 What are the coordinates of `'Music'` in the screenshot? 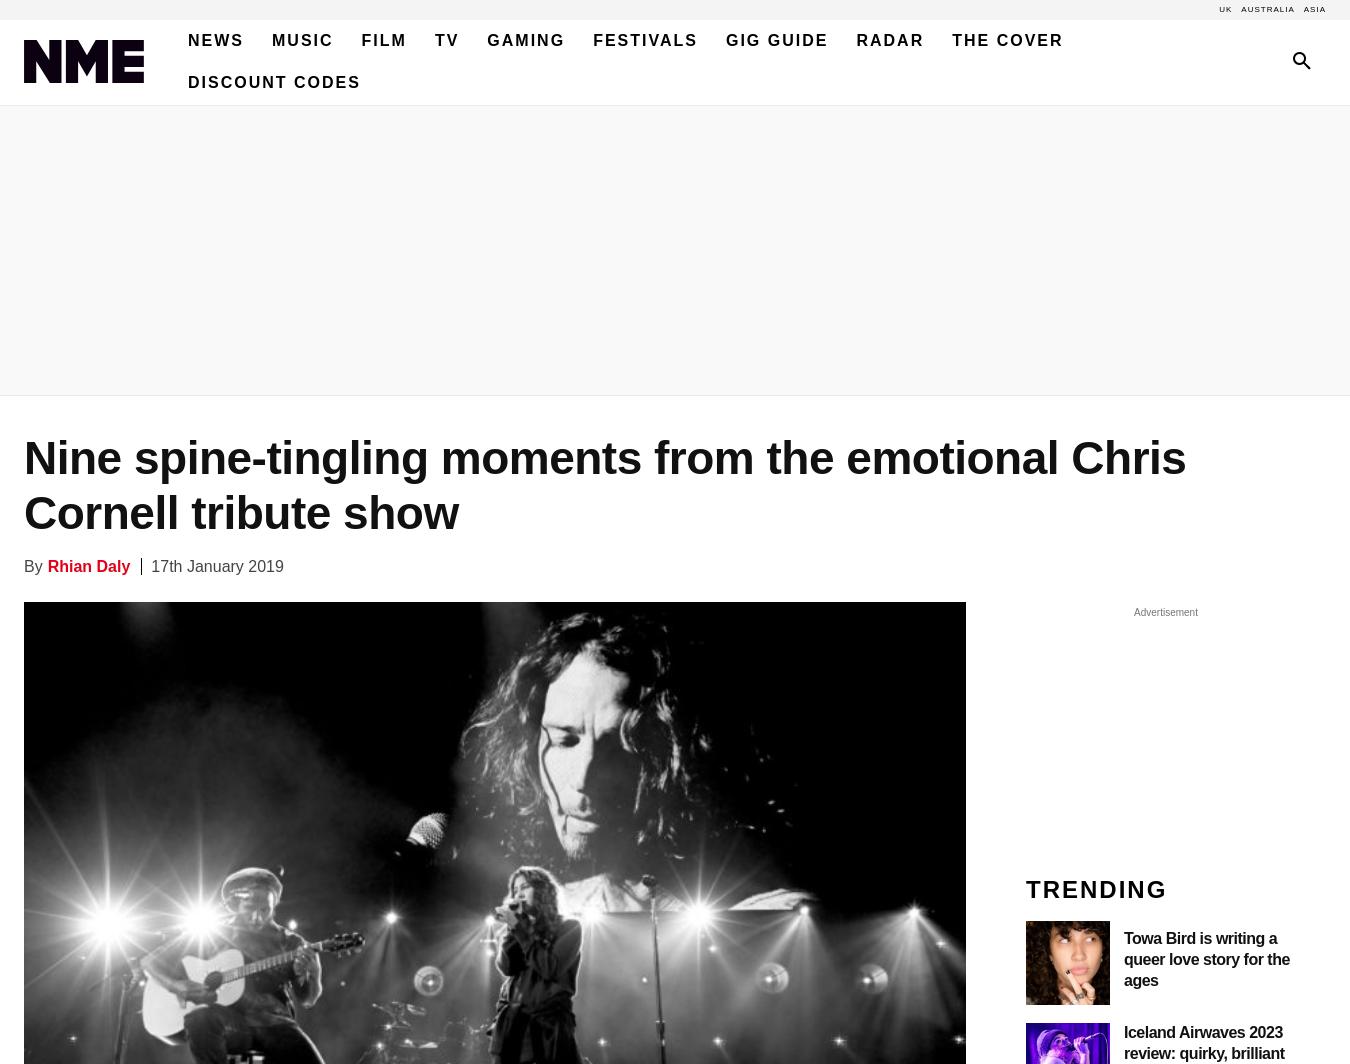 It's located at (271, 40).